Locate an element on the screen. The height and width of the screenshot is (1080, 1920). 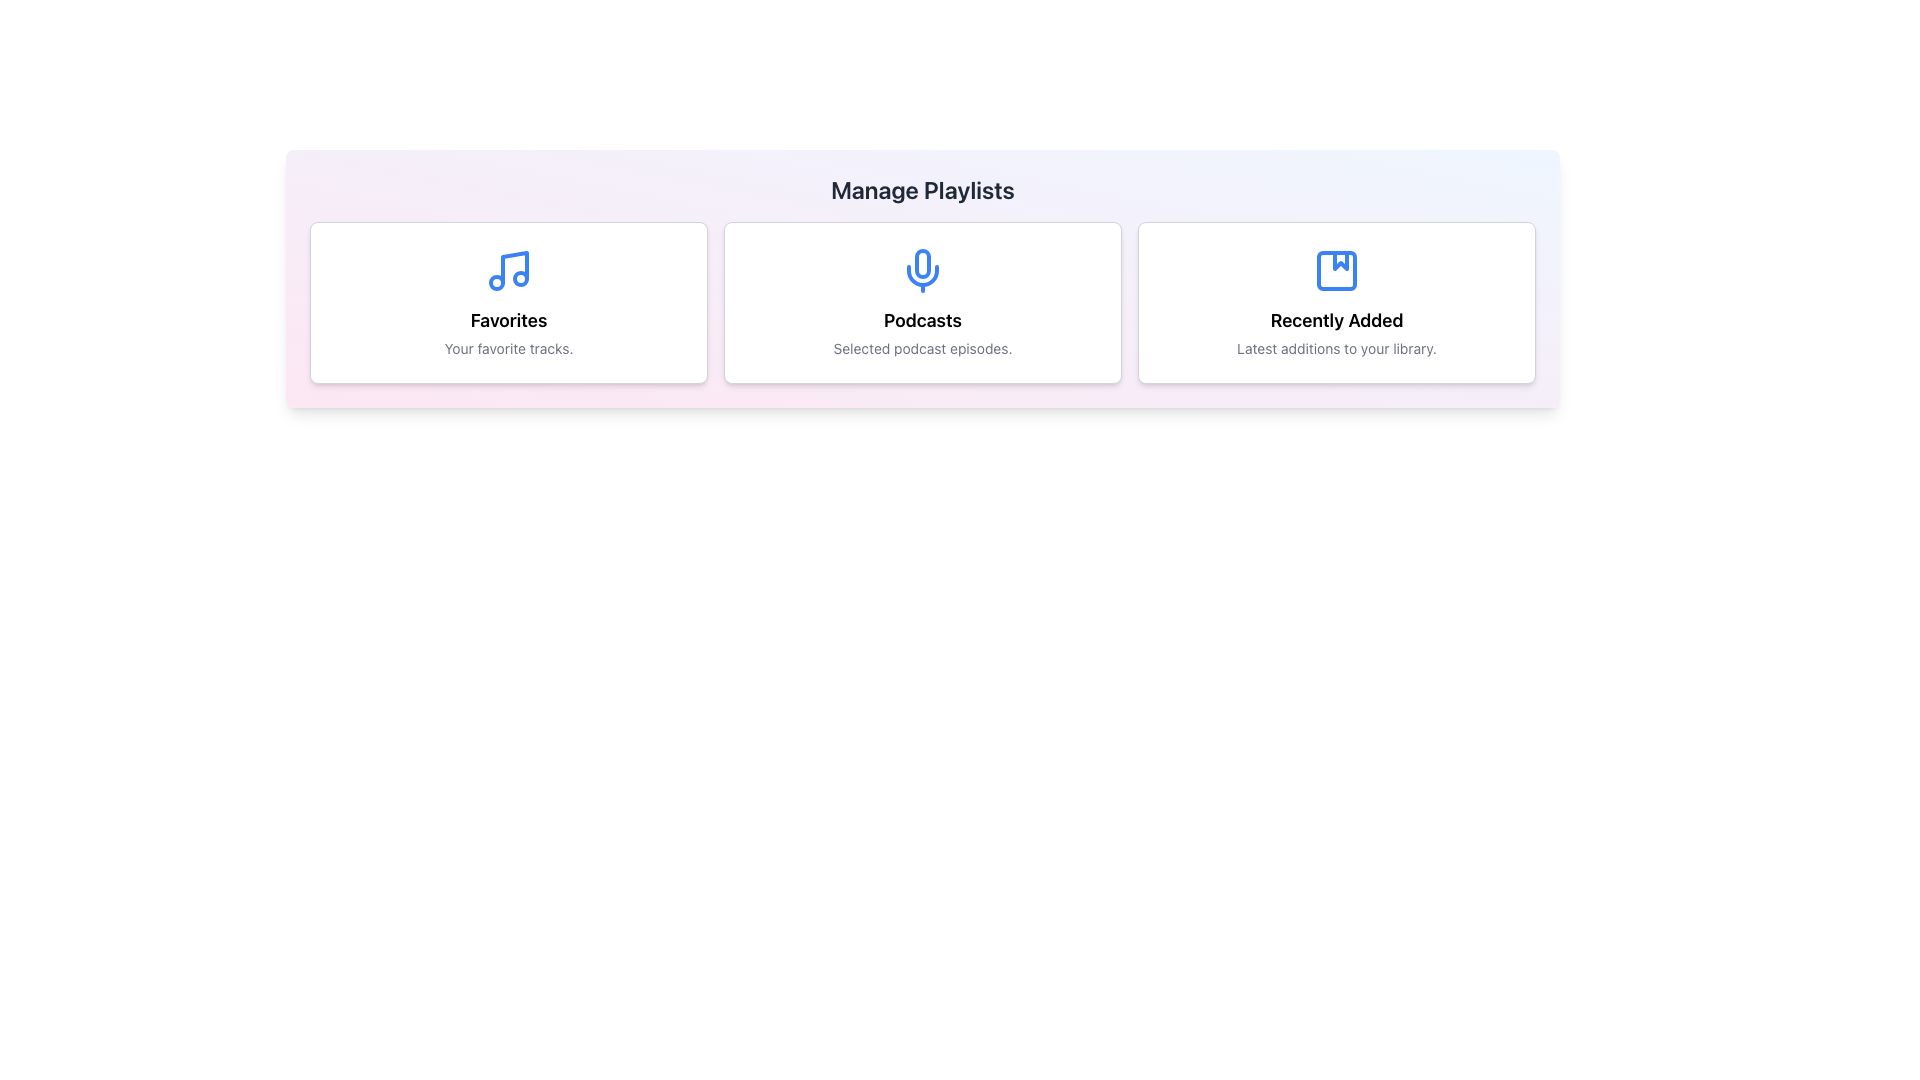
the text element that reads 'Latest additions to your library.' which is located beneath the title 'Recently Added' in a bordered card on the rightmost side of the layout is located at coordinates (1336, 347).